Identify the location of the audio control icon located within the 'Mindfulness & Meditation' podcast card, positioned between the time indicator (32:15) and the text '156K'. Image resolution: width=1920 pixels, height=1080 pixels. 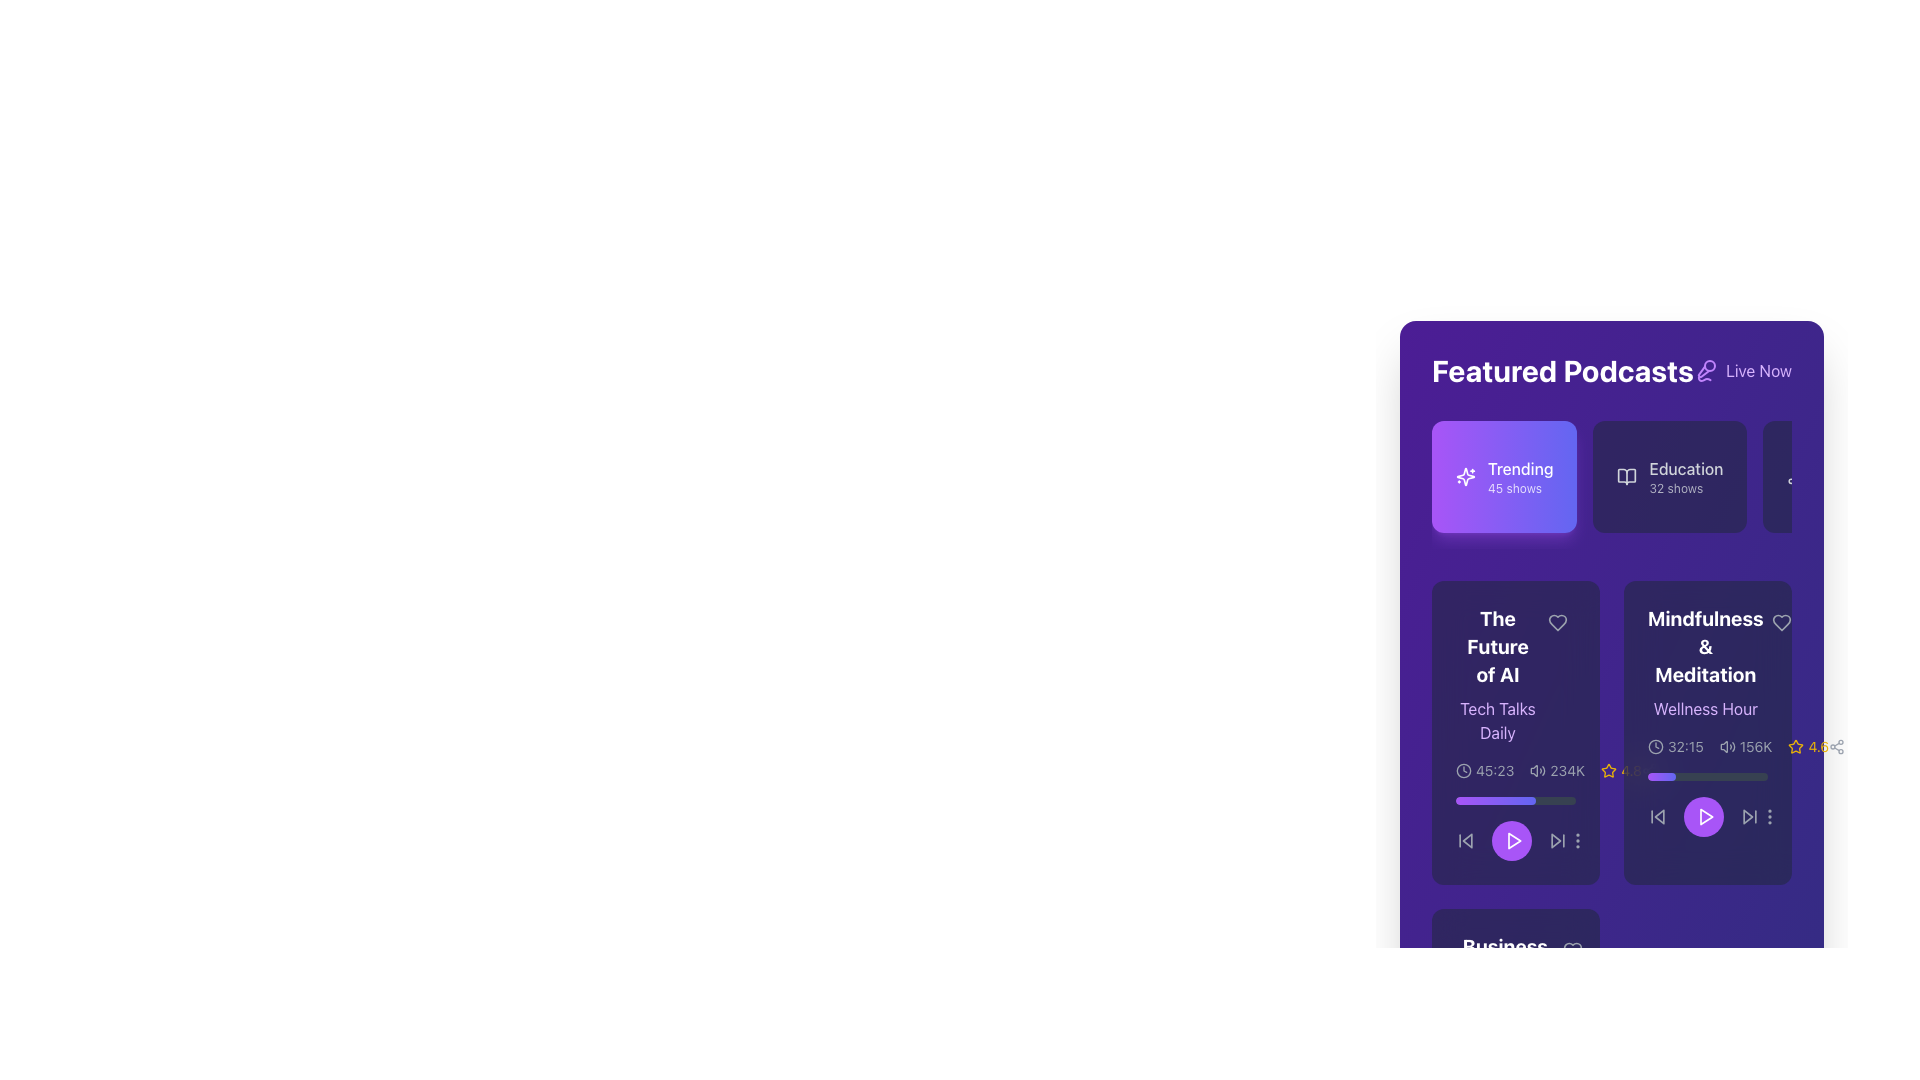
(1726, 747).